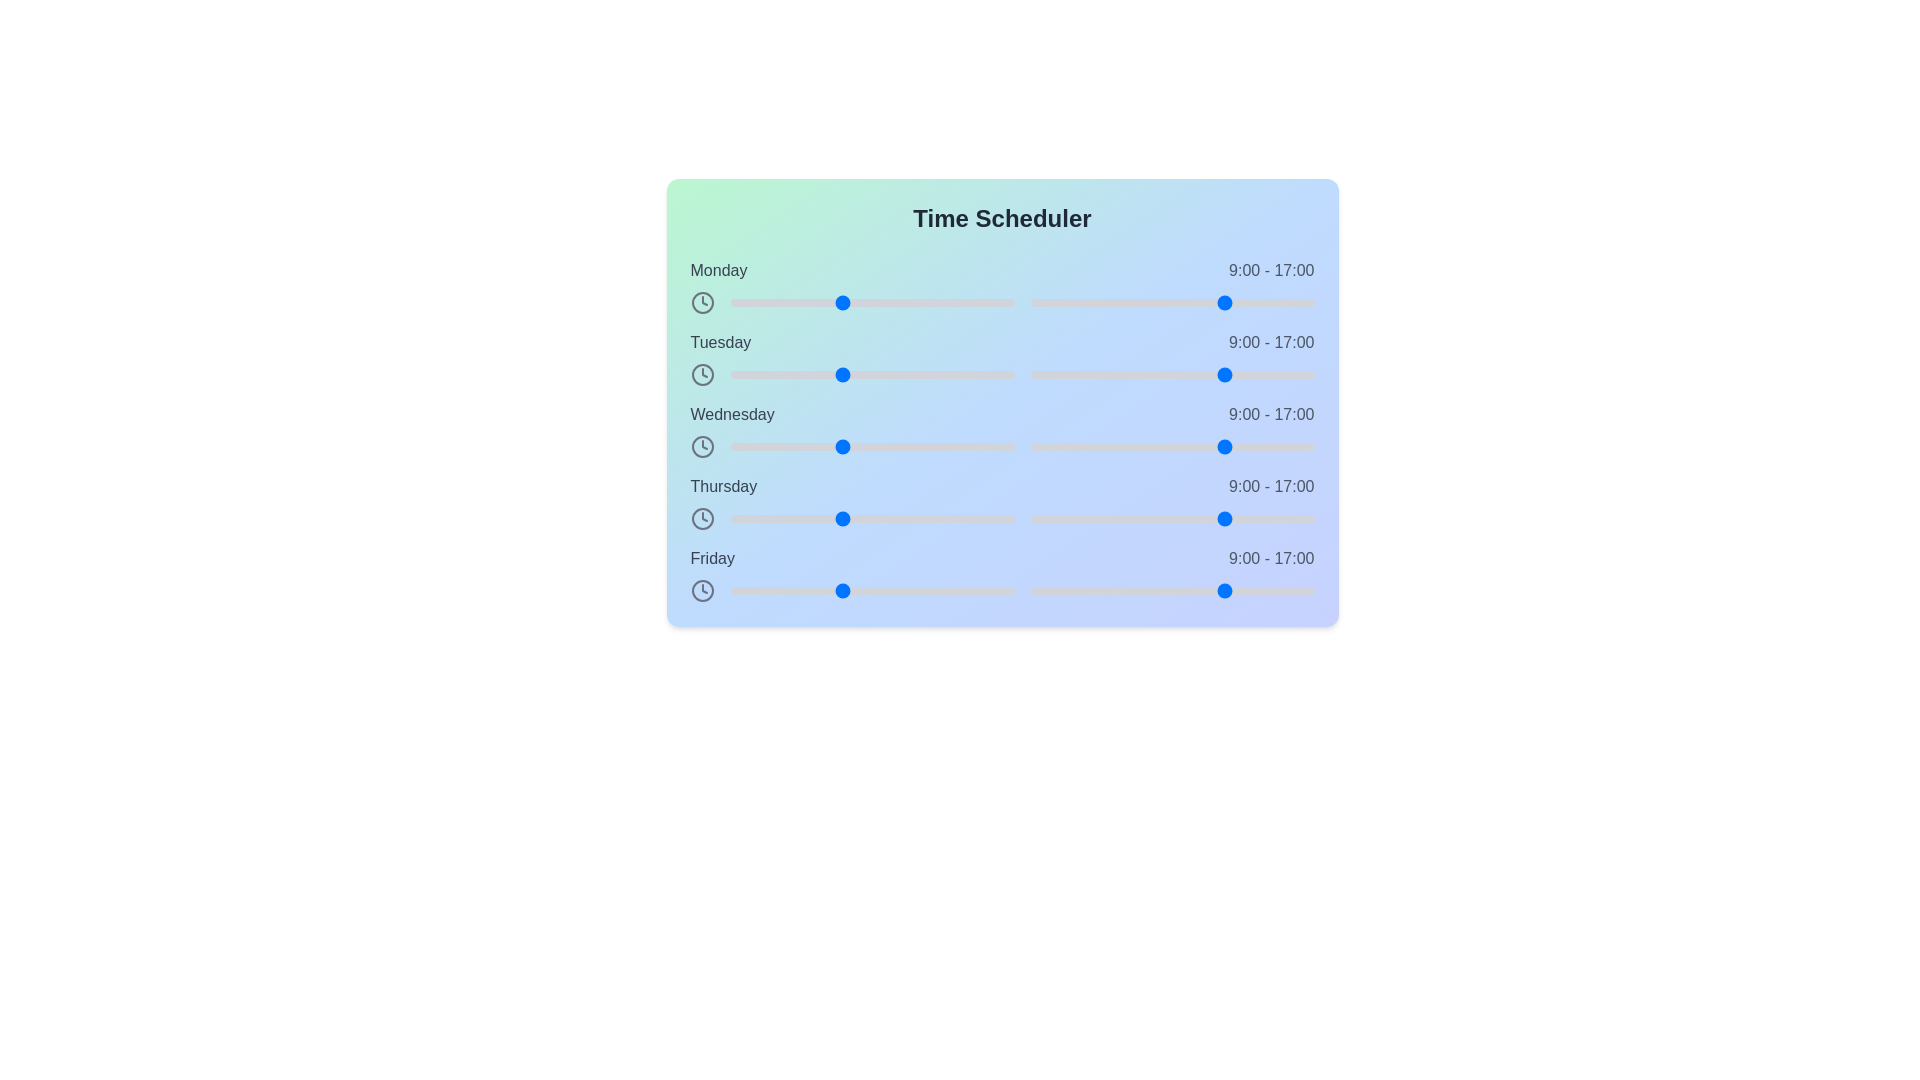  What do you see at coordinates (702, 303) in the screenshot?
I see `the clock icon next to the label for Monday` at bounding box center [702, 303].